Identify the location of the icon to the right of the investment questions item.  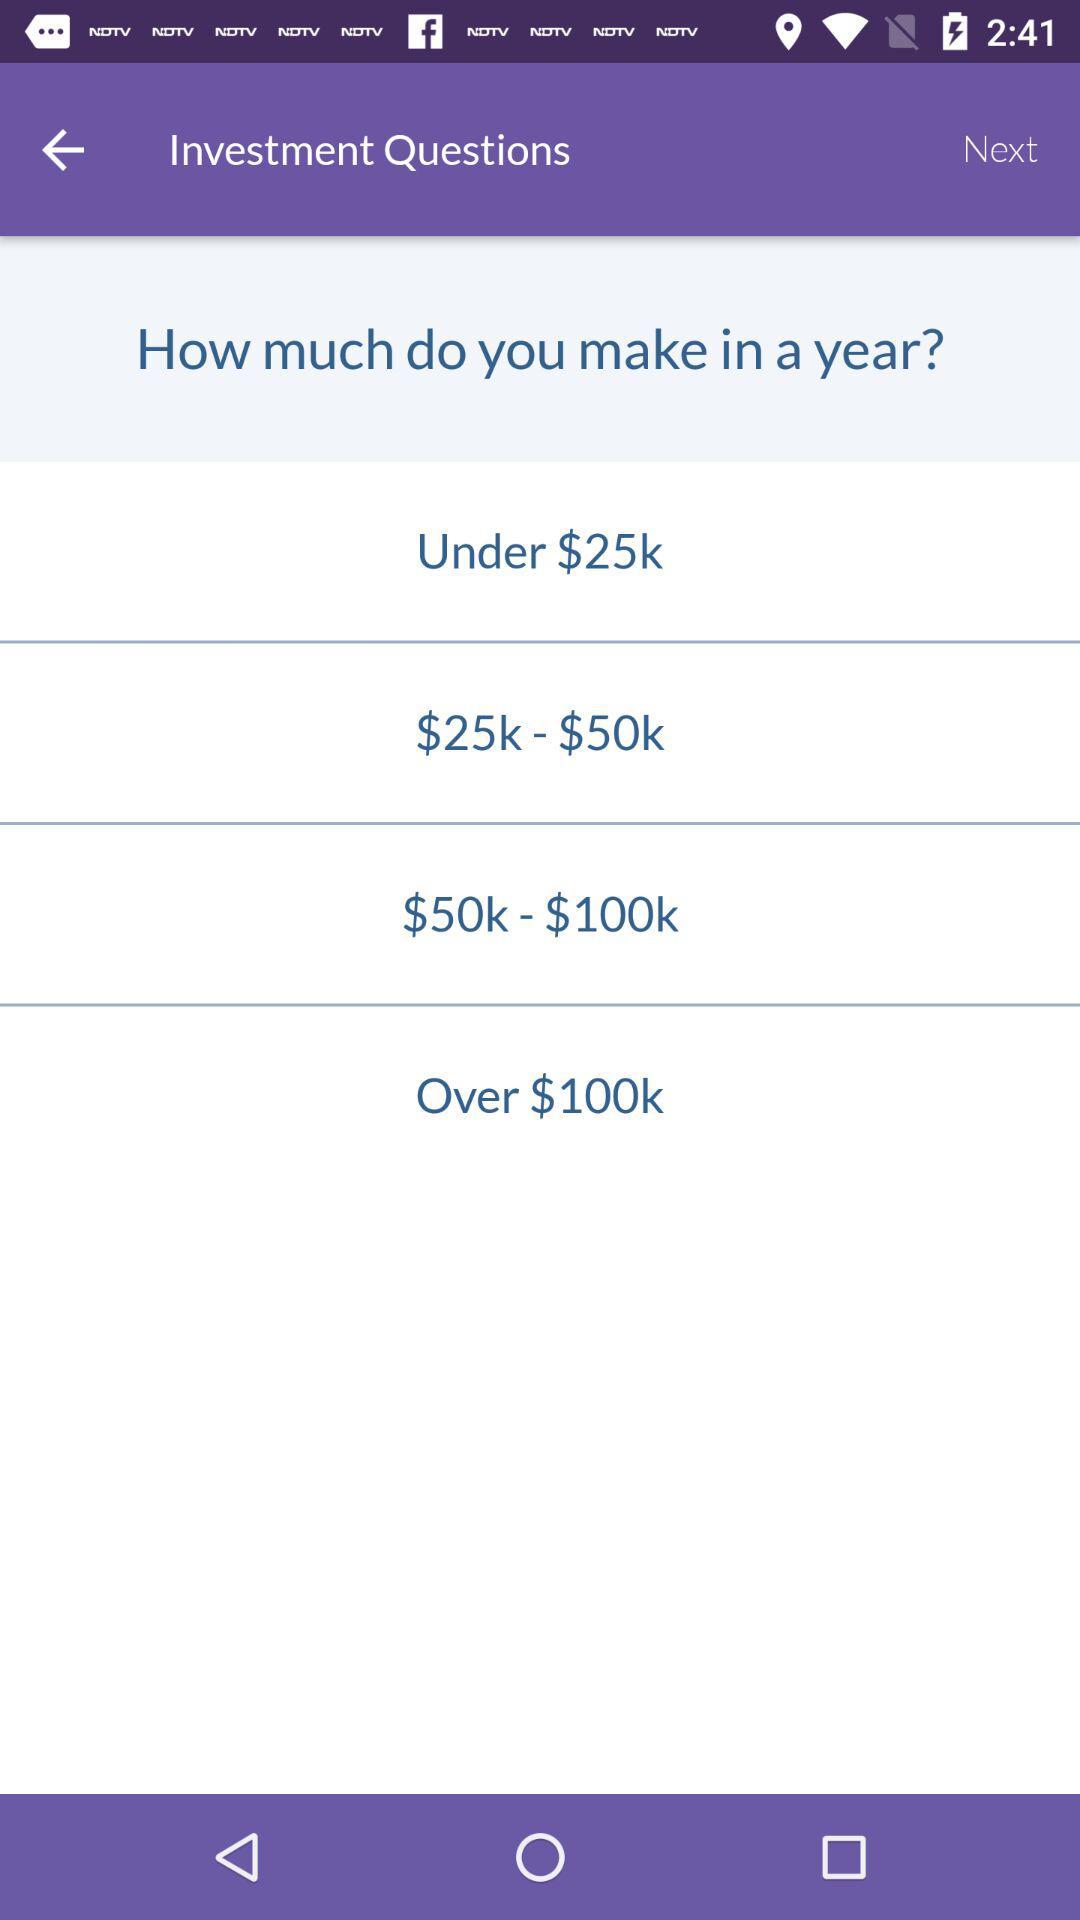
(1000, 148).